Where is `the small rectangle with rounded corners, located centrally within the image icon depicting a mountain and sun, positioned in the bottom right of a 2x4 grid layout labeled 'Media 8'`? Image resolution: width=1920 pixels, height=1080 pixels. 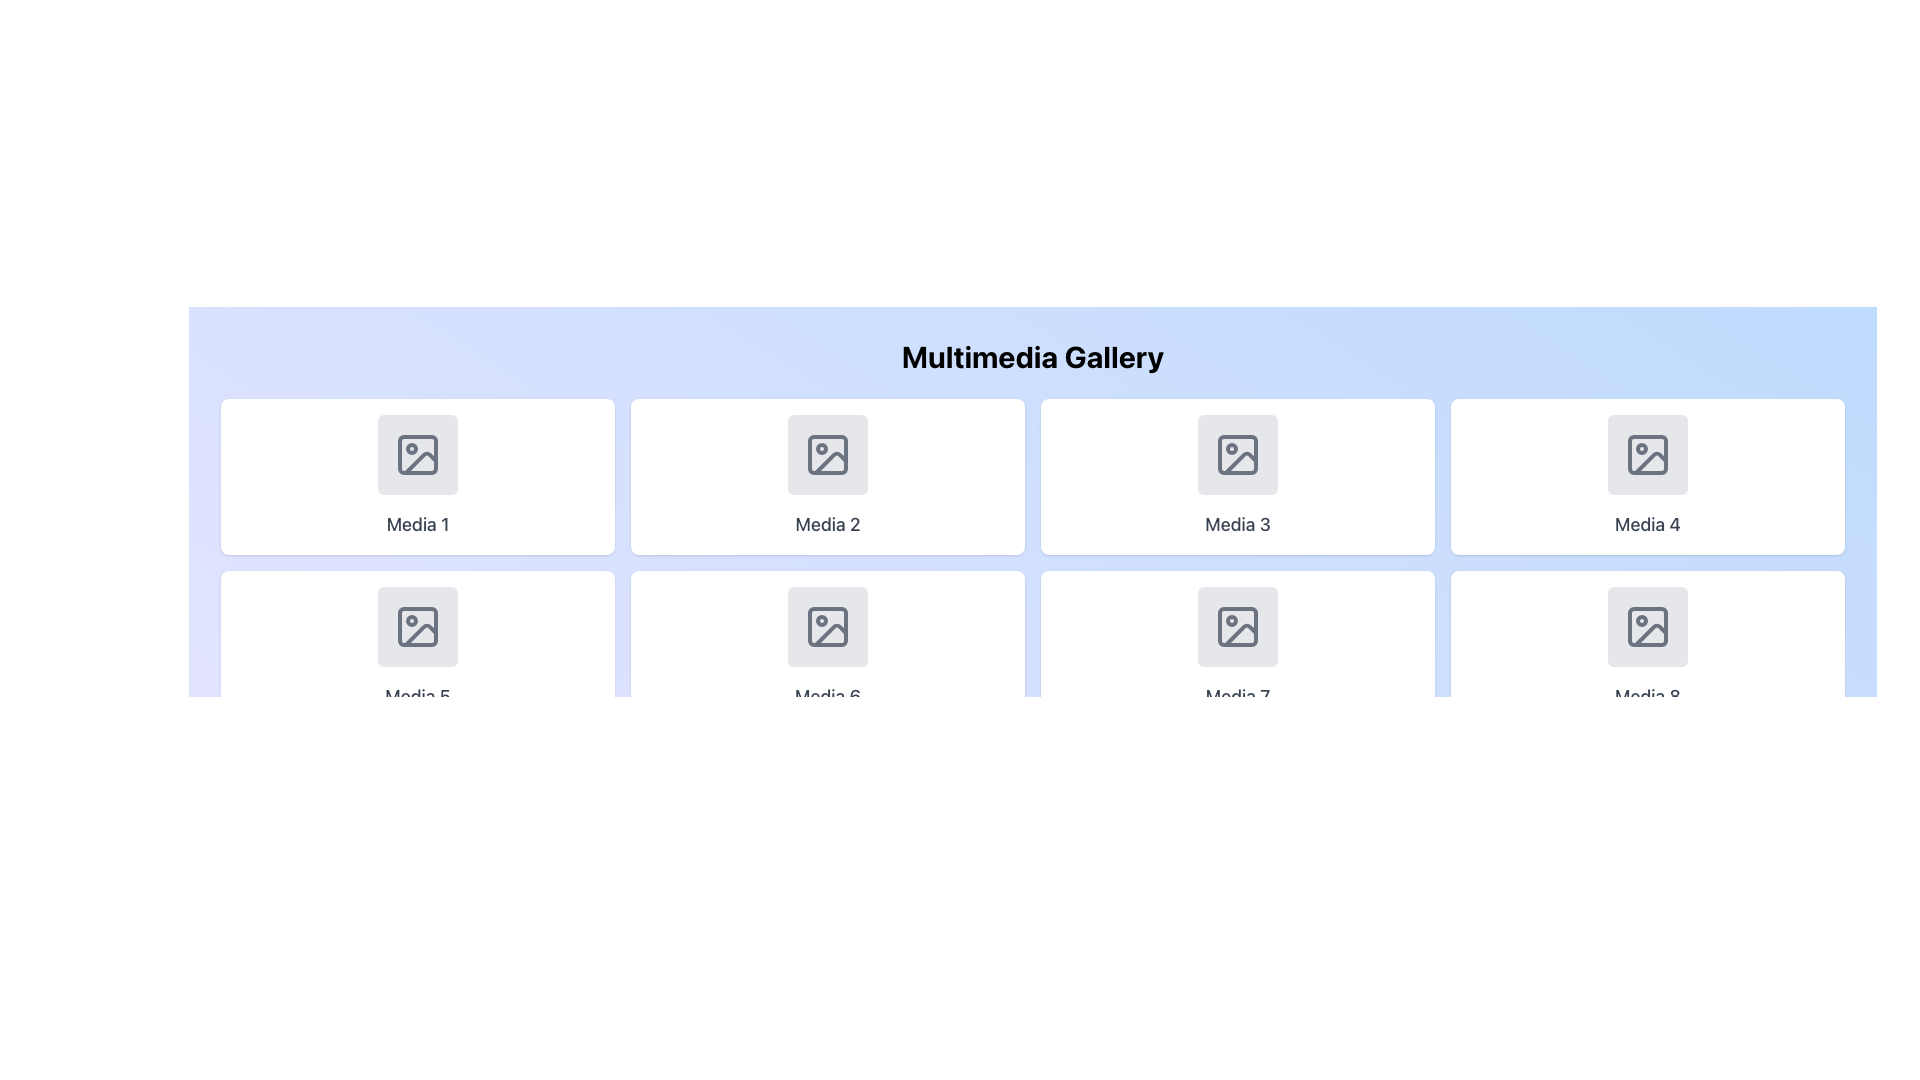
the small rectangle with rounded corners, located centrally within the image icon depicting a mountain and sun, positioned in the bottom right of a 2x4 grid layout labeled 'Media 8' is located at coordinates (1647, 626).